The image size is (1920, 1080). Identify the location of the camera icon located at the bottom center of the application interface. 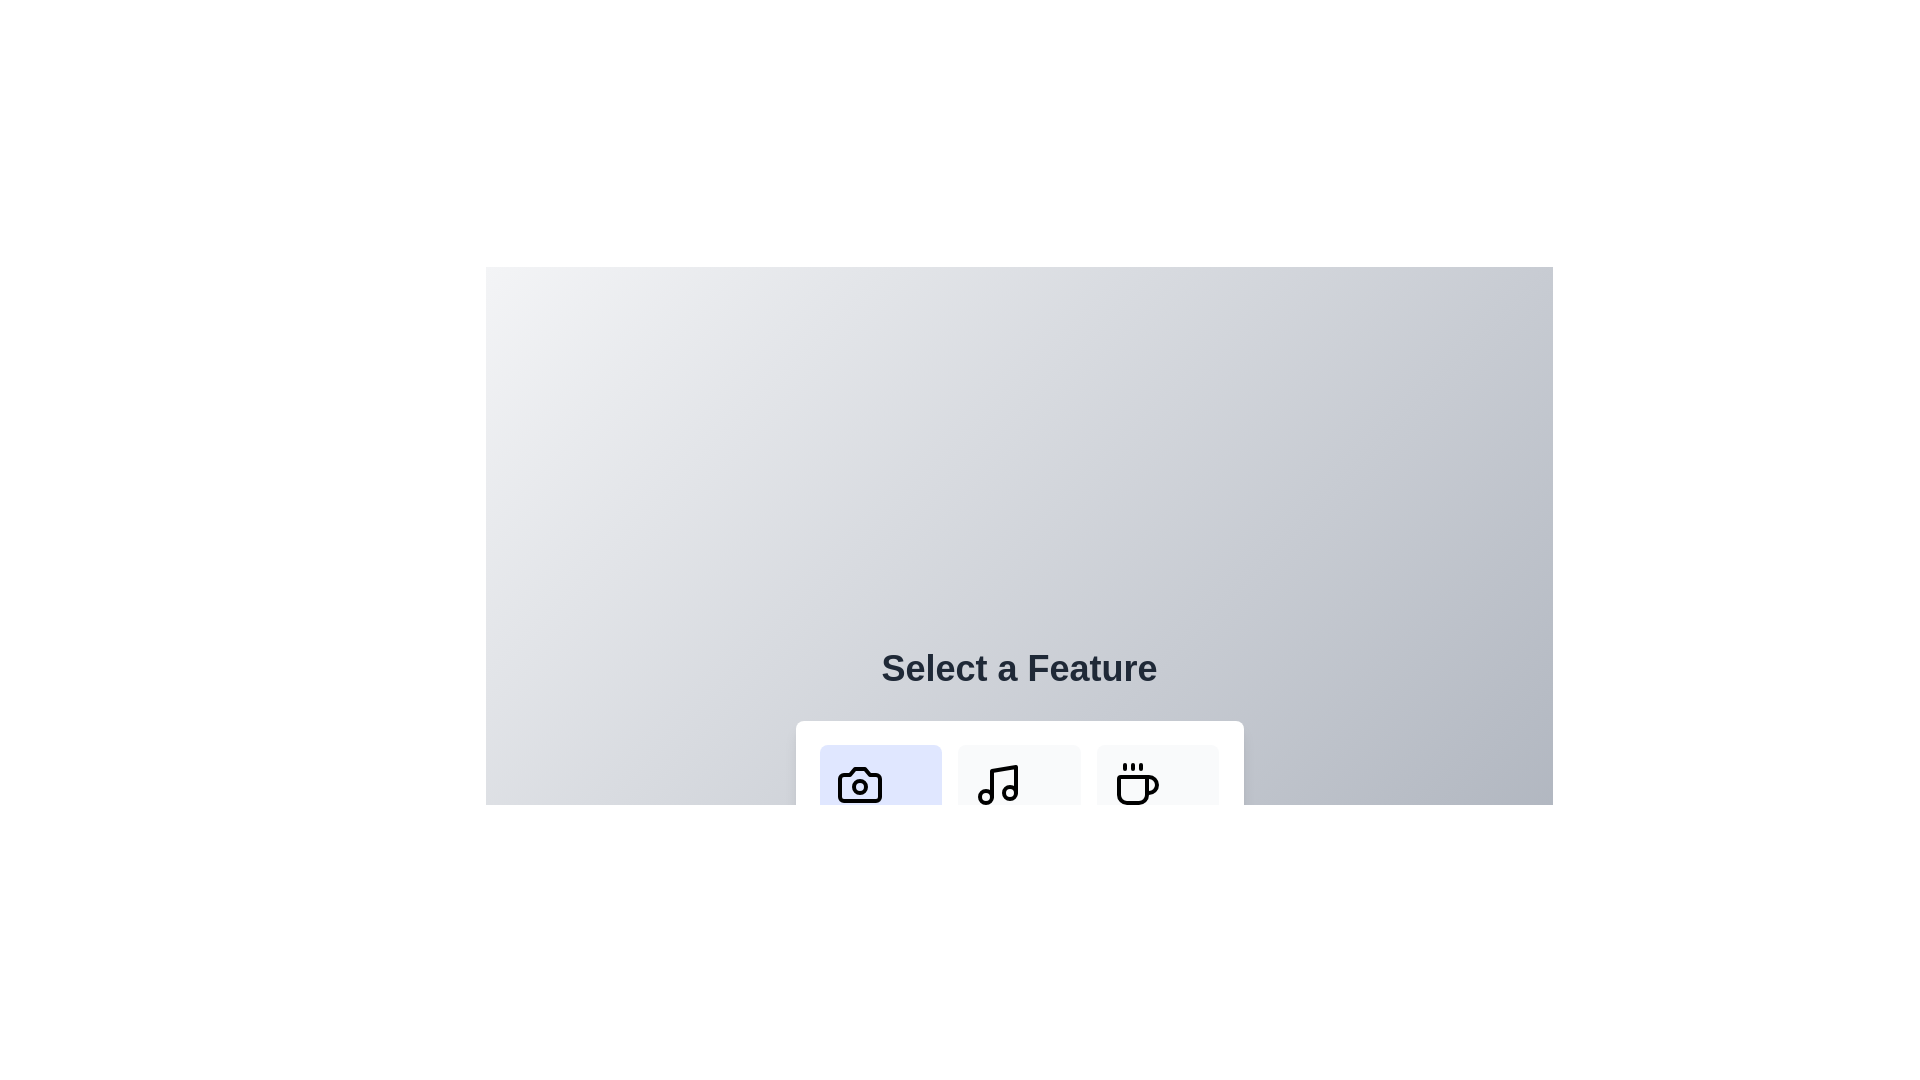
(859, 784).